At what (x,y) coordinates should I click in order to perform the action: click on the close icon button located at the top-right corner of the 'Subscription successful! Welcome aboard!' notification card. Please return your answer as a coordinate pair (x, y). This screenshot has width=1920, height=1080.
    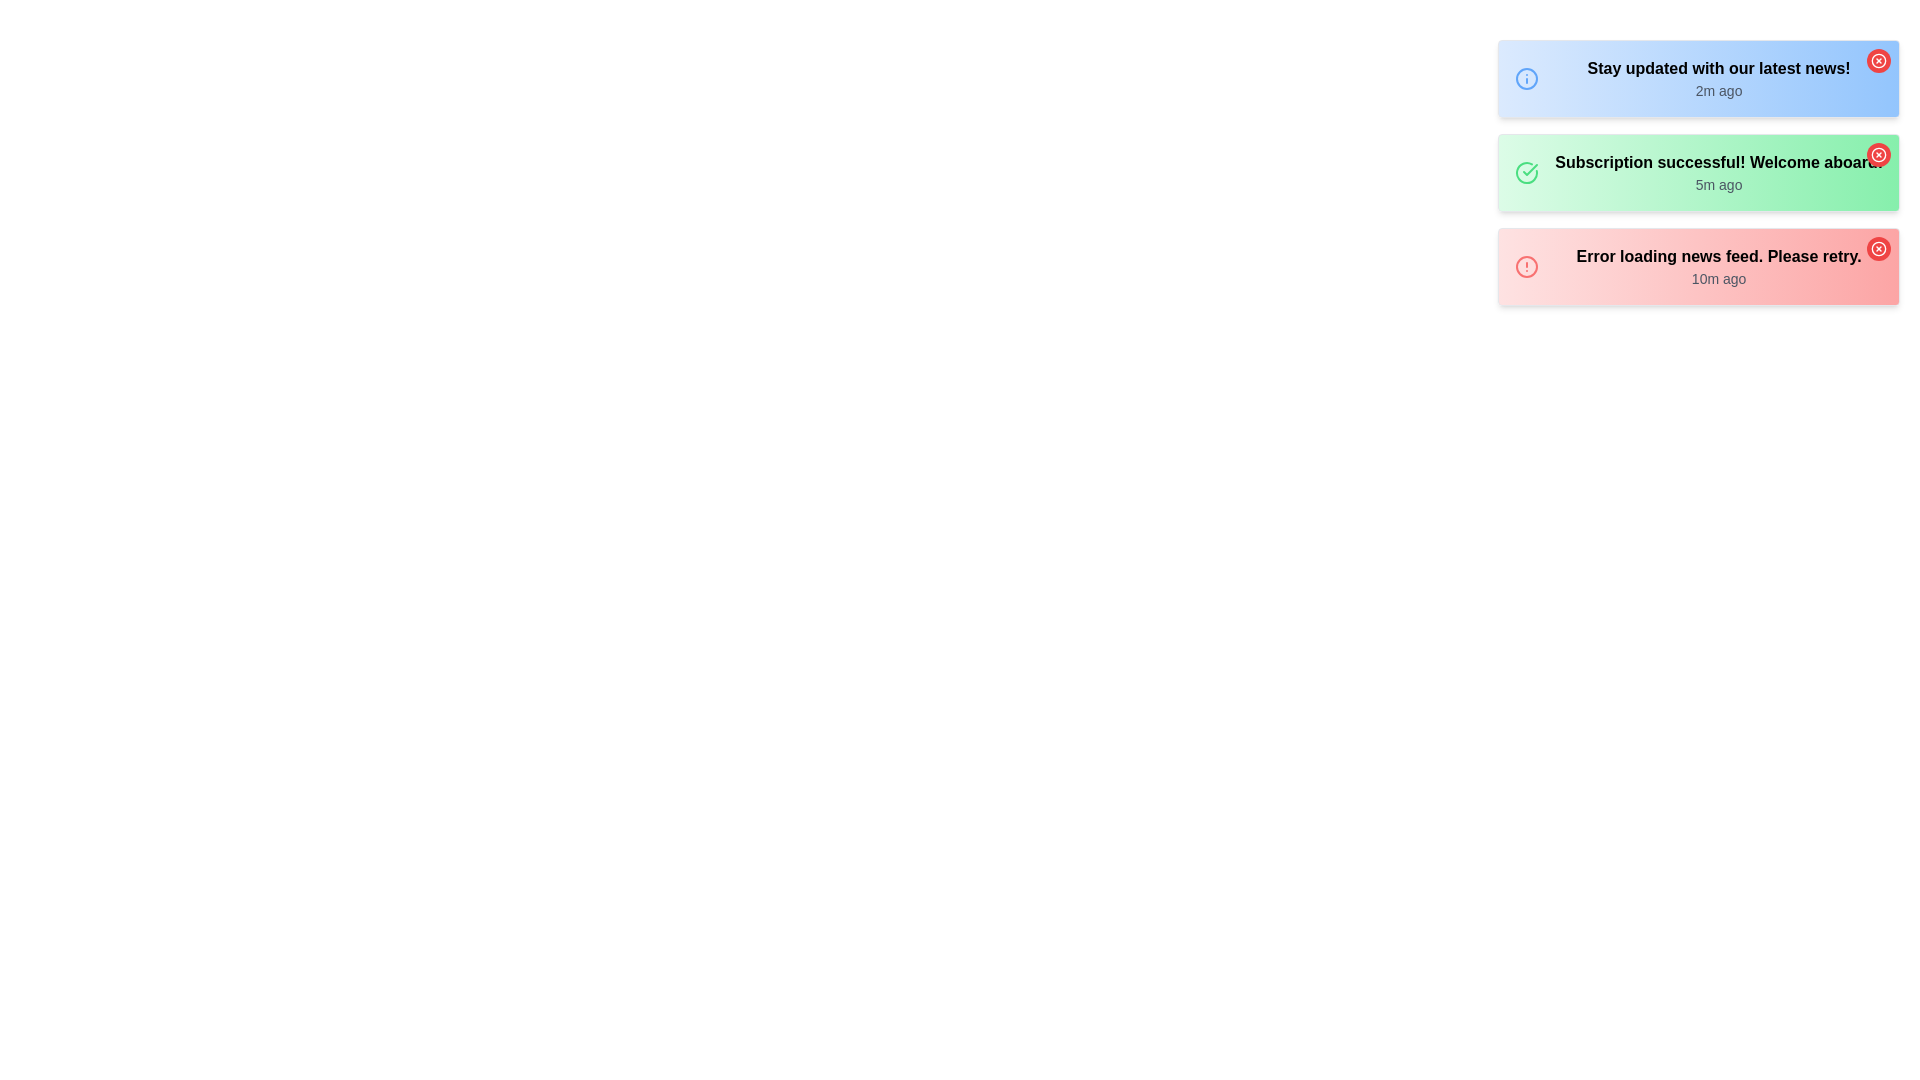
    Looking at the image, I should click on (1877, 153).